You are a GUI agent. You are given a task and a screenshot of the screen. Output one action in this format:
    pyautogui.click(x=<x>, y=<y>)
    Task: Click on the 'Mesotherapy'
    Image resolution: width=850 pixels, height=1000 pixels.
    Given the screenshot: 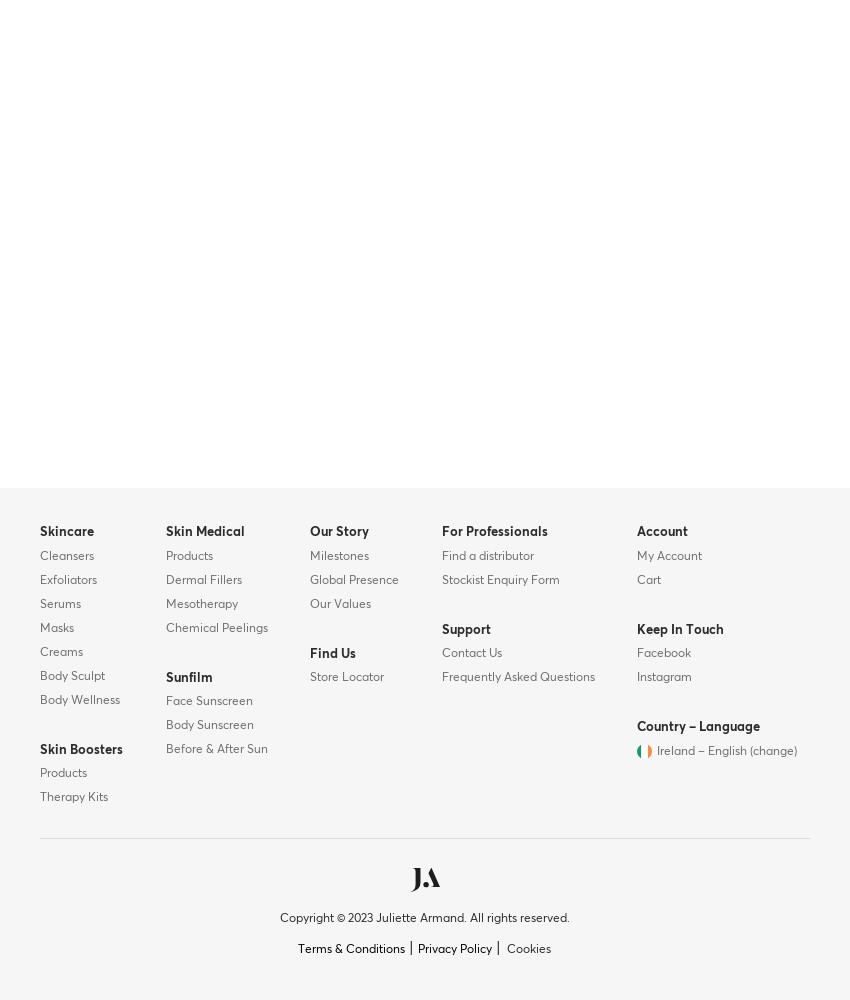 What is the action you would take?
    pyautogui.click(x=164, y=603)
    